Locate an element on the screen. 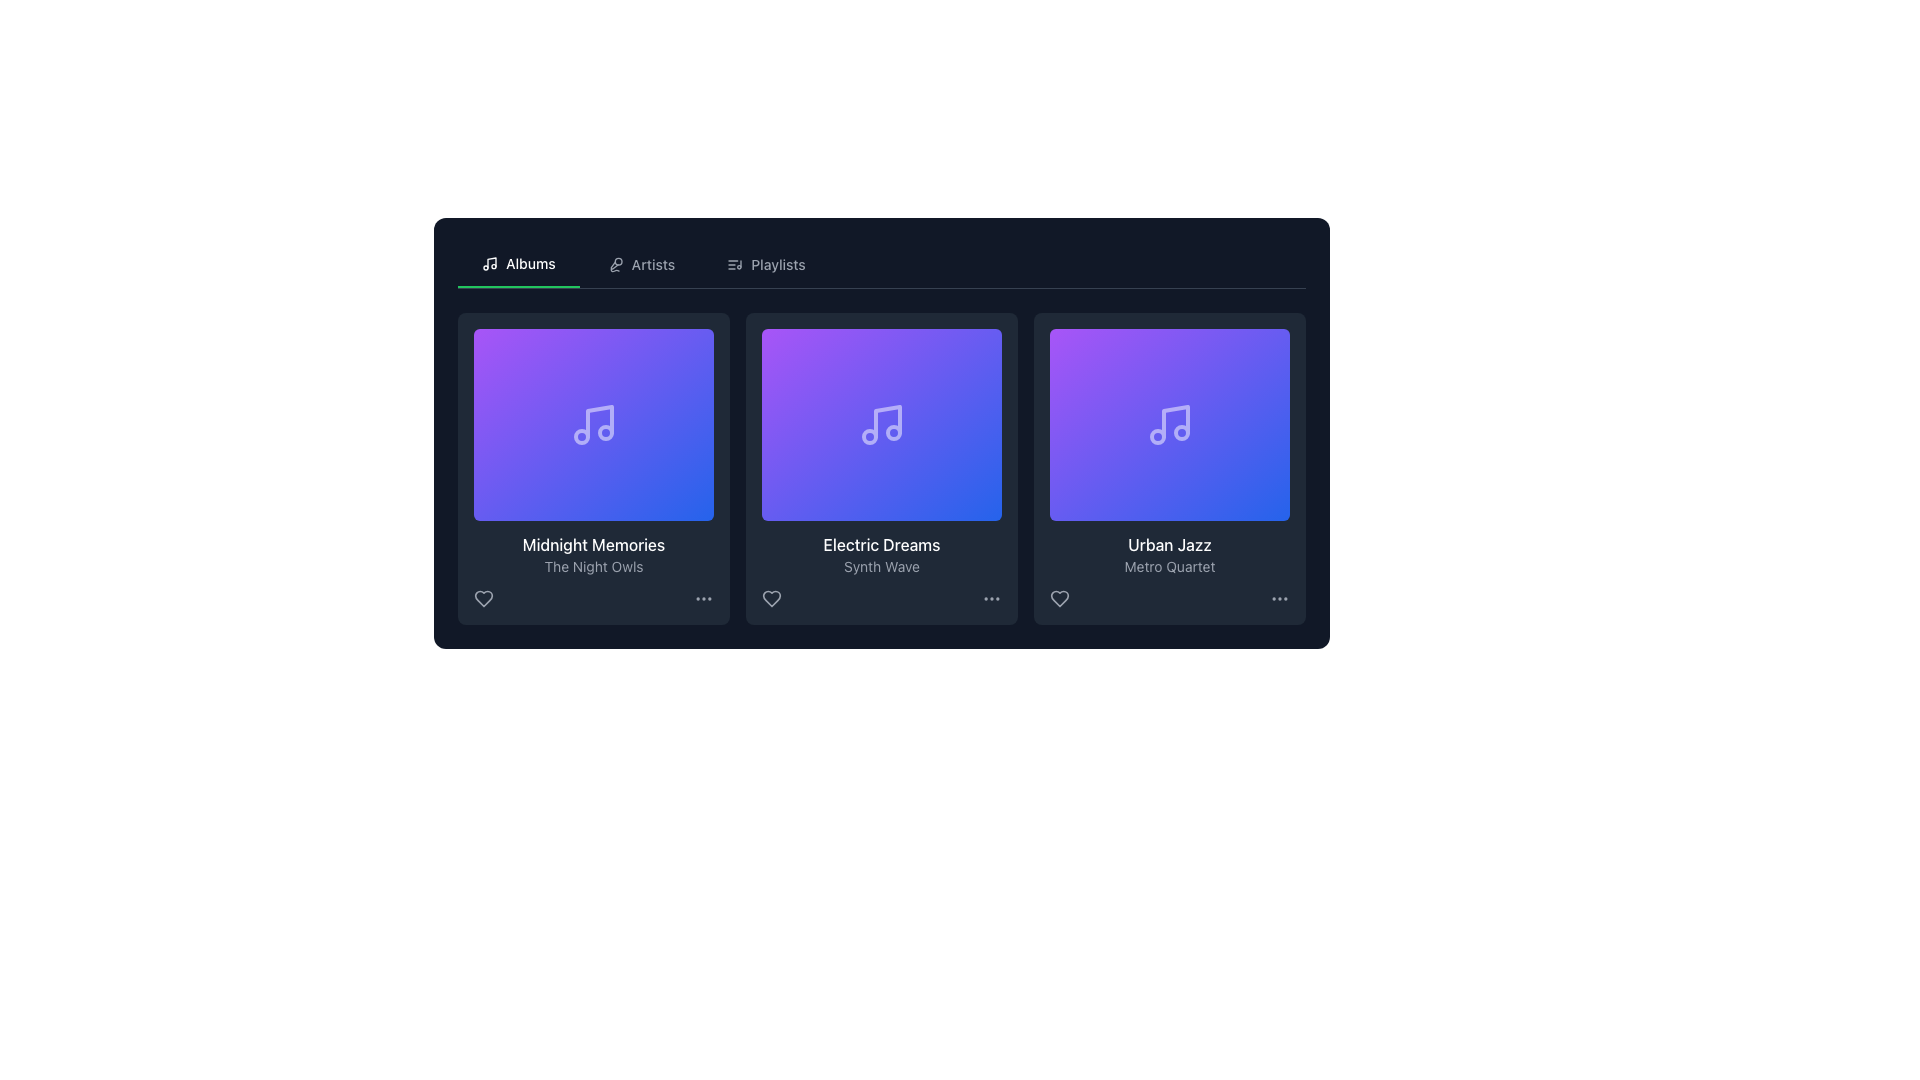 The height and width of the screenshot is (1080, 1920). the active Navigation button or tab located at the top of the interface, which allows users is located at coordinates (518, 262).